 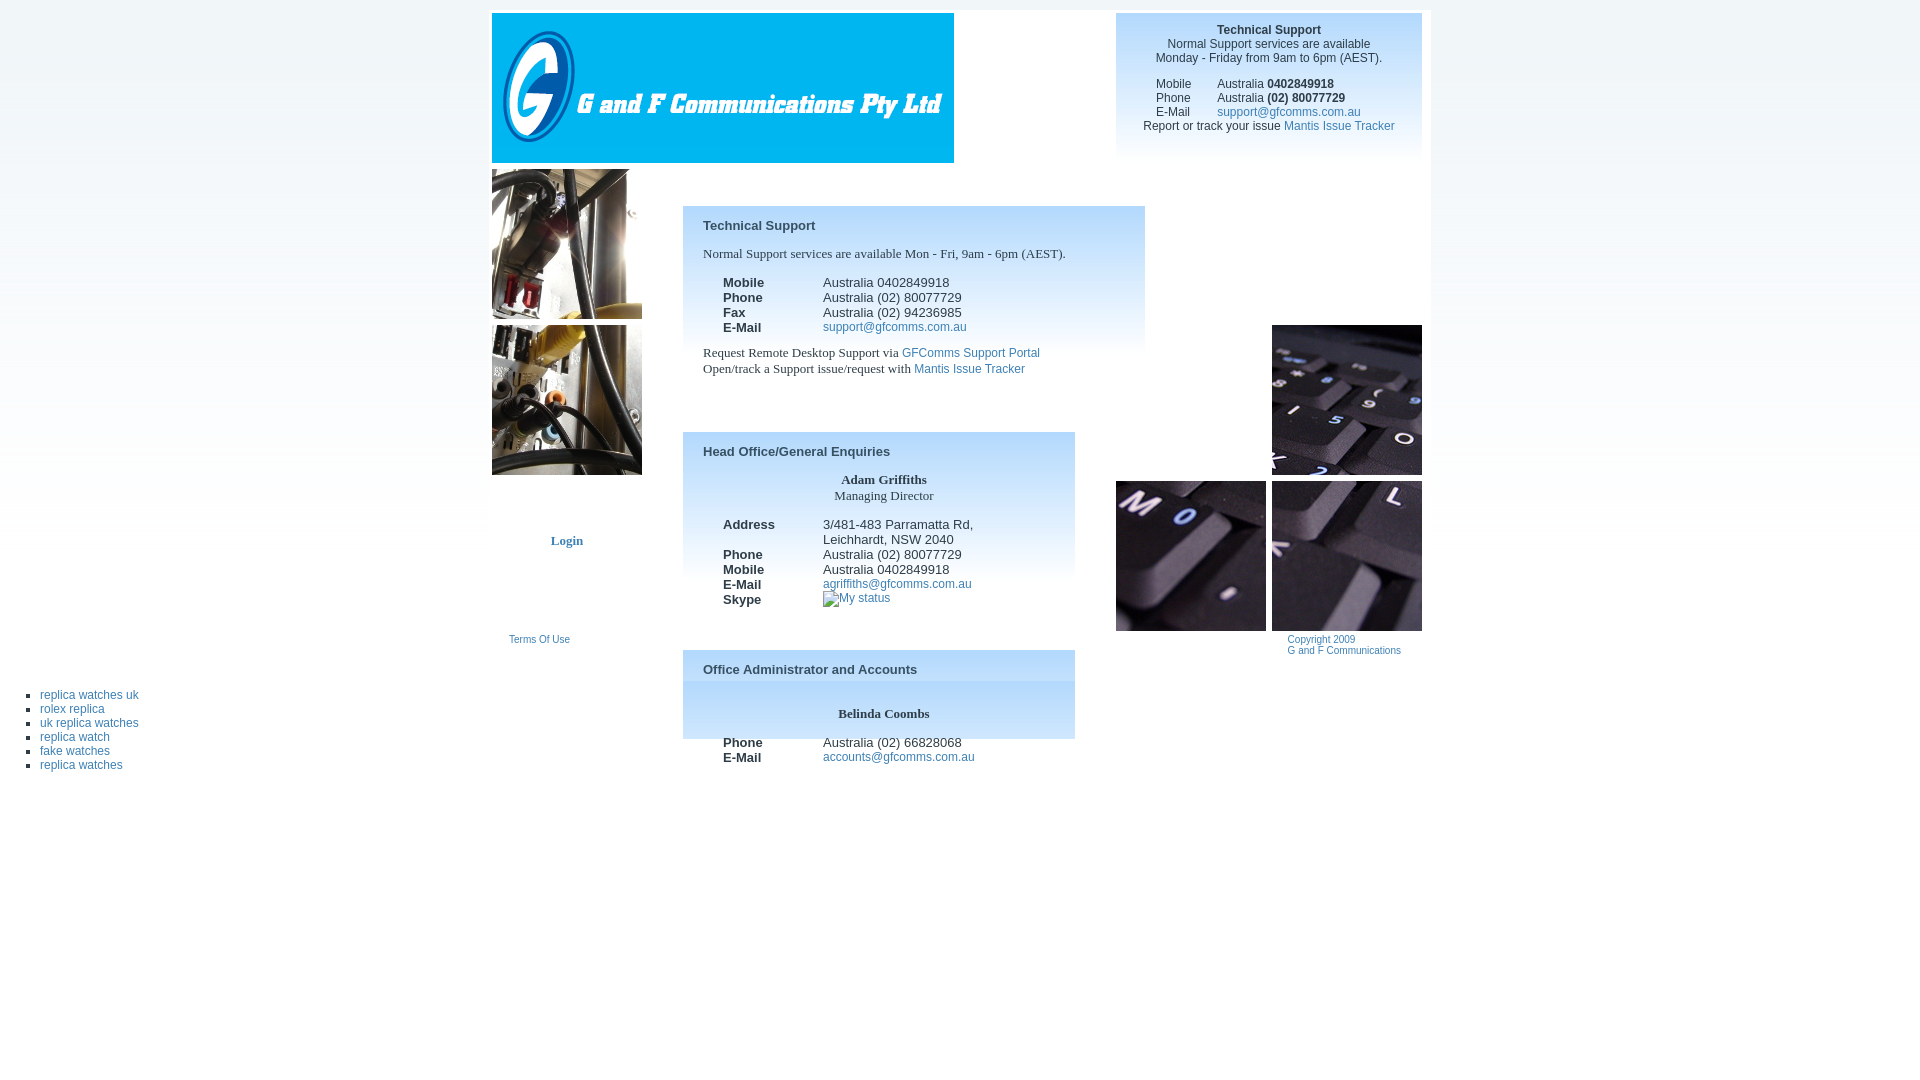 What do you see at coordinates (1339, 126) in the screenshot?
I see `'Mantis Issue Tracker'` at bounding box center [1339, 126].